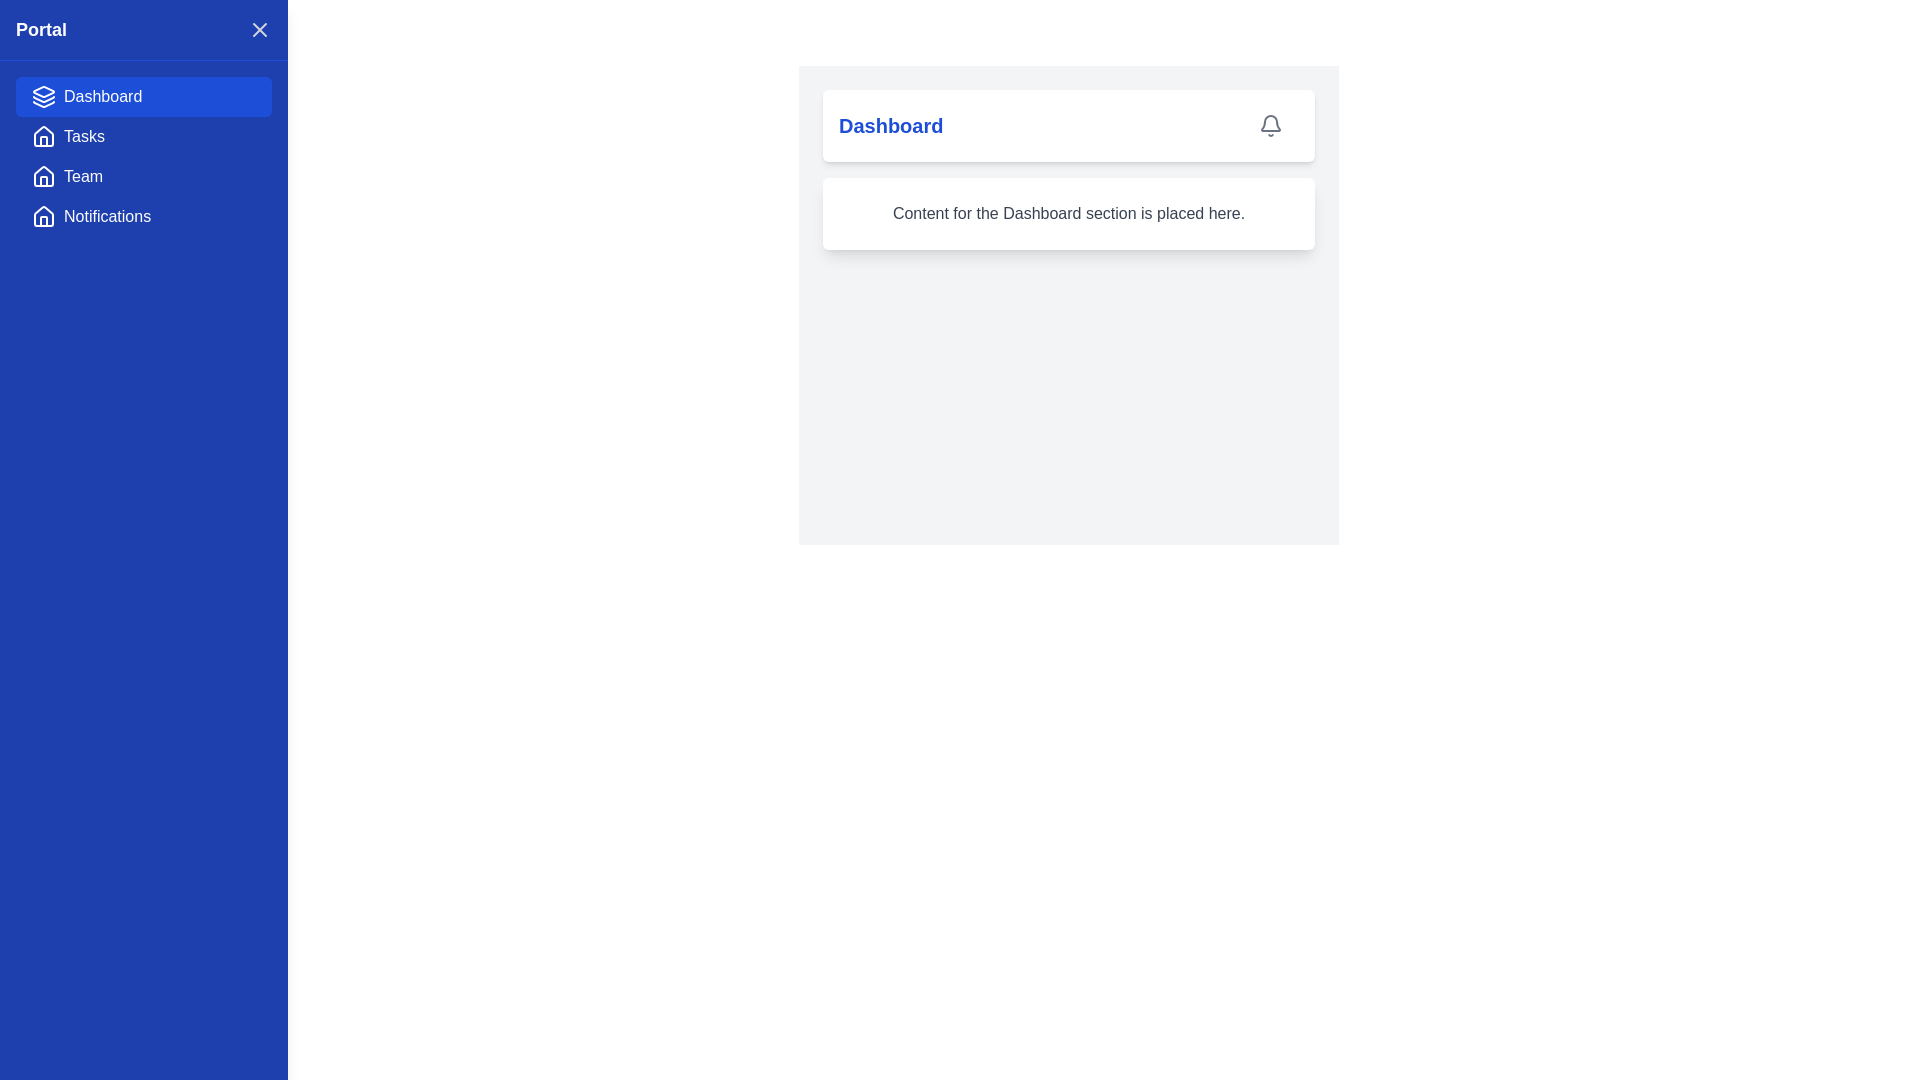 Image resolution: width=1920 pixels, height=1080 pixels. I want to click on the icon representing layered objects located in the sidebar menu under the 'Dashboard' label, so click(43, 96).